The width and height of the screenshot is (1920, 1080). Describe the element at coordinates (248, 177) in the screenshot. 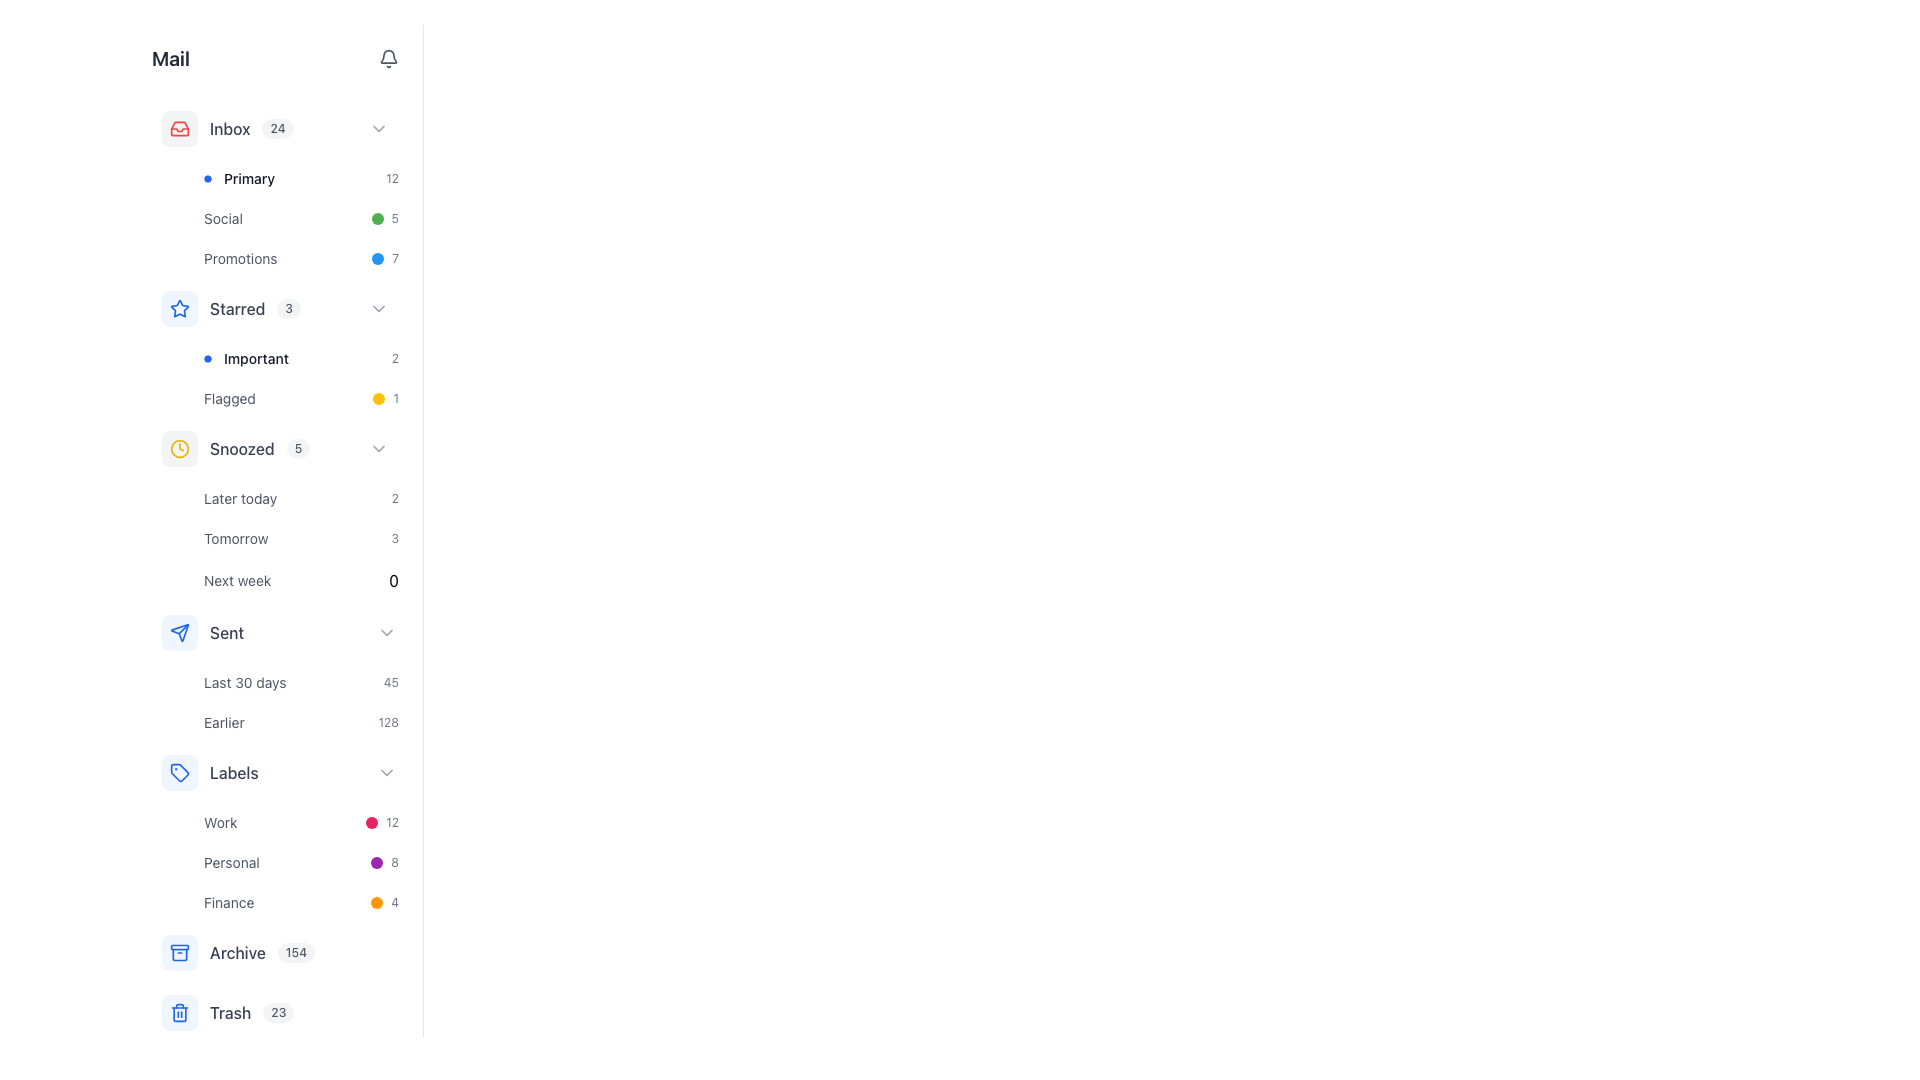

I see `the 'Primary' text label in the email navigation menu` at that location.